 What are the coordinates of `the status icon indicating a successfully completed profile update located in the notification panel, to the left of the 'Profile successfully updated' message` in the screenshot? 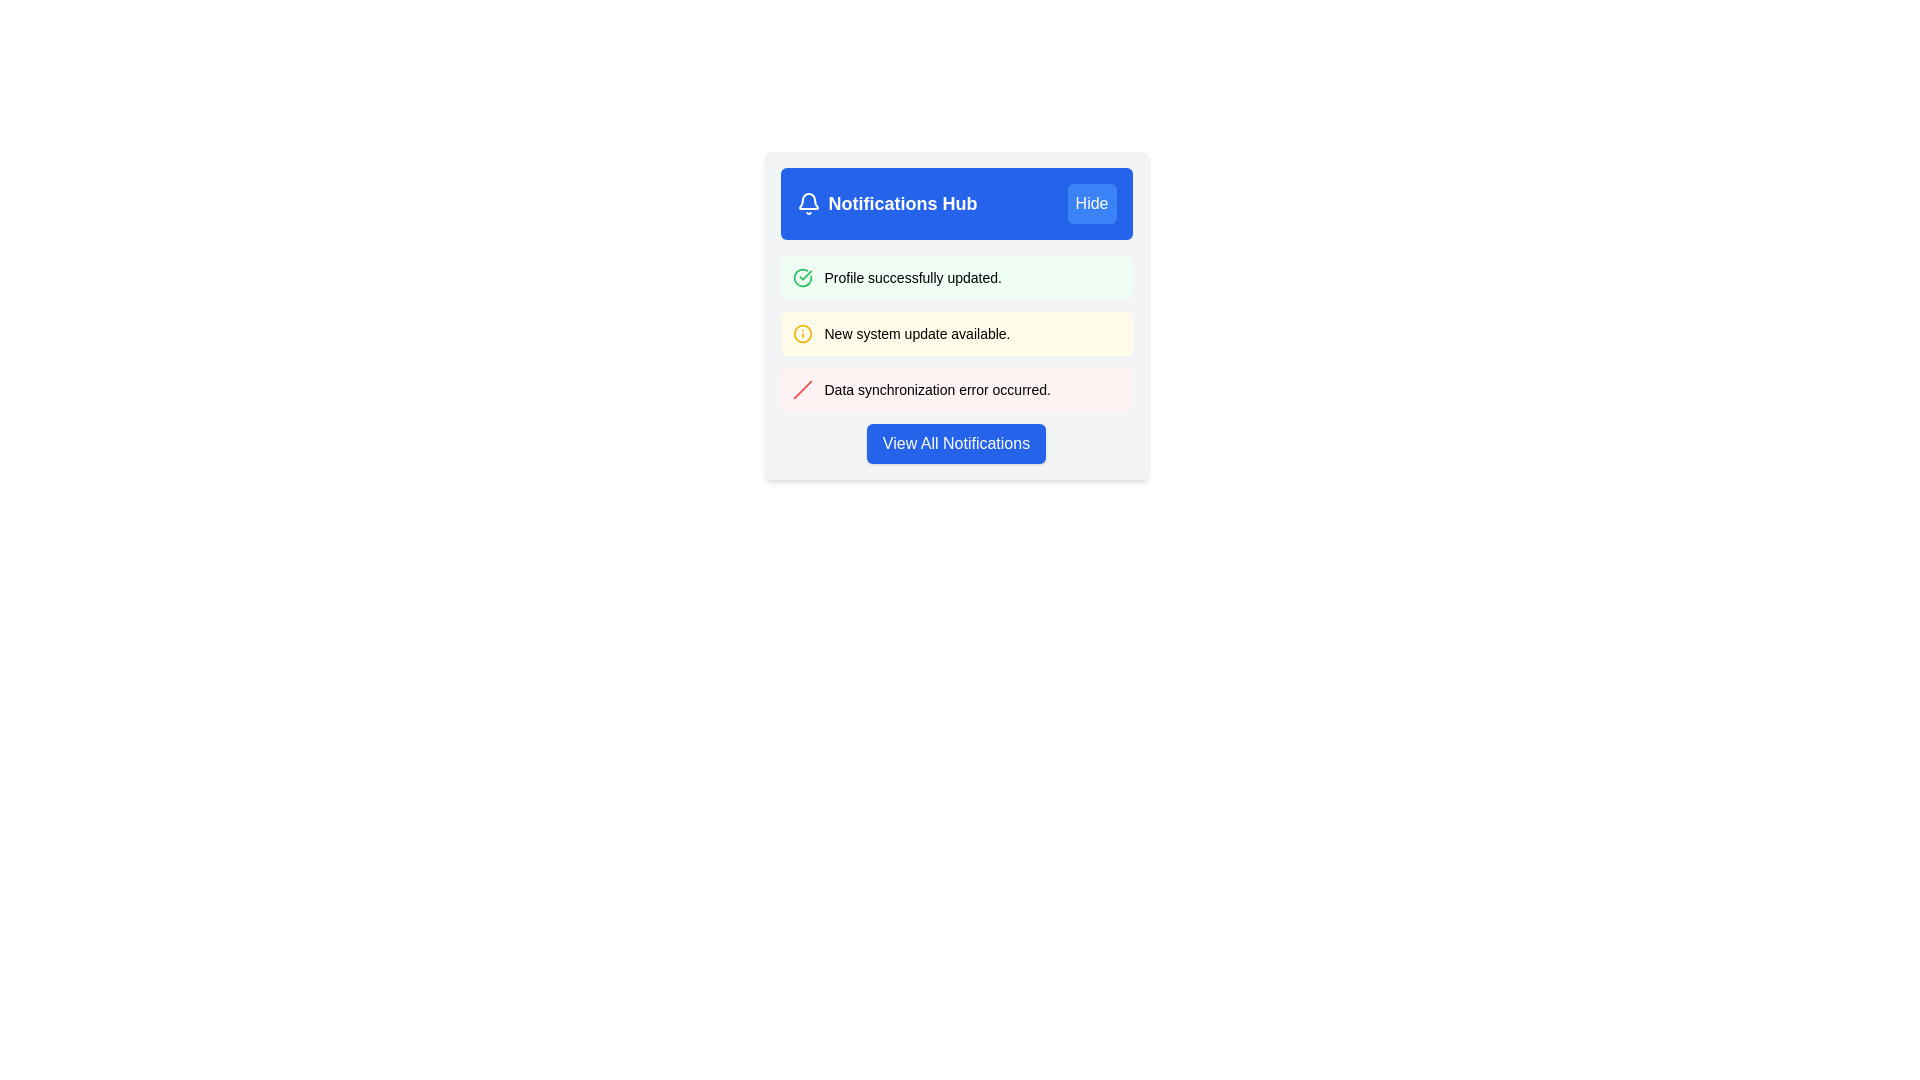 It's located at (802, 277).